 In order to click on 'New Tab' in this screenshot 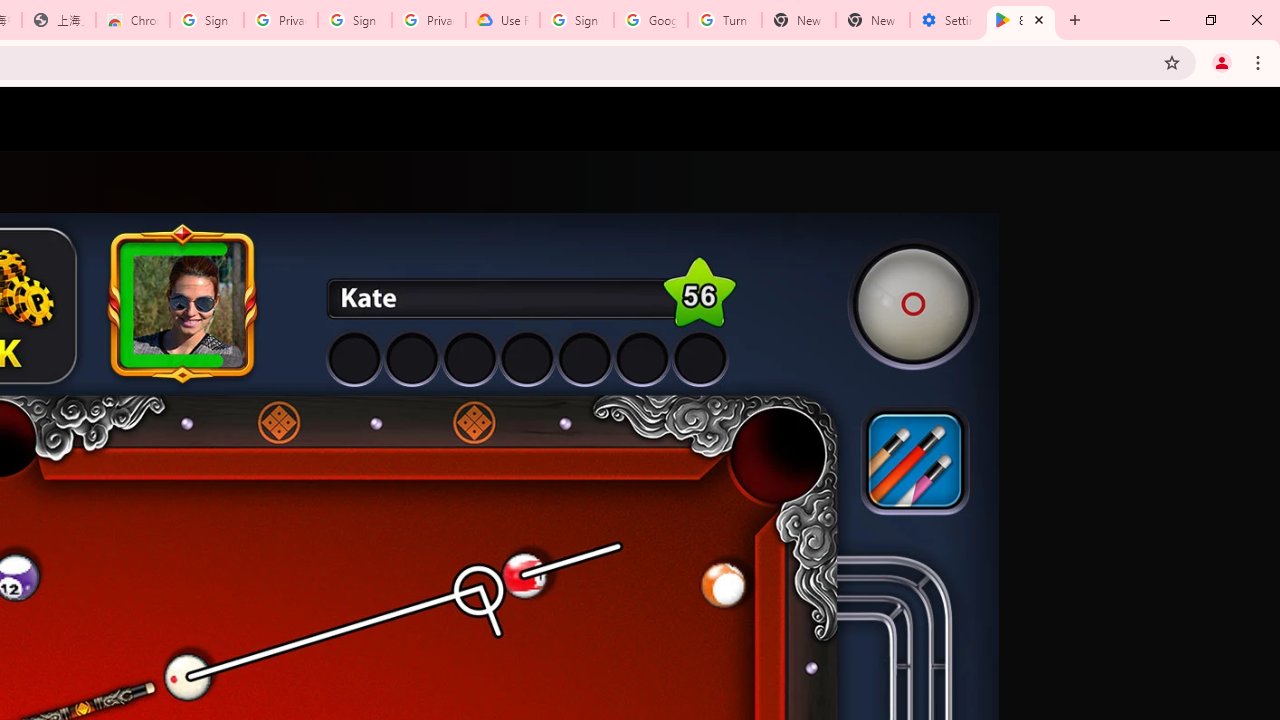, I will do `click(872, 20)`.